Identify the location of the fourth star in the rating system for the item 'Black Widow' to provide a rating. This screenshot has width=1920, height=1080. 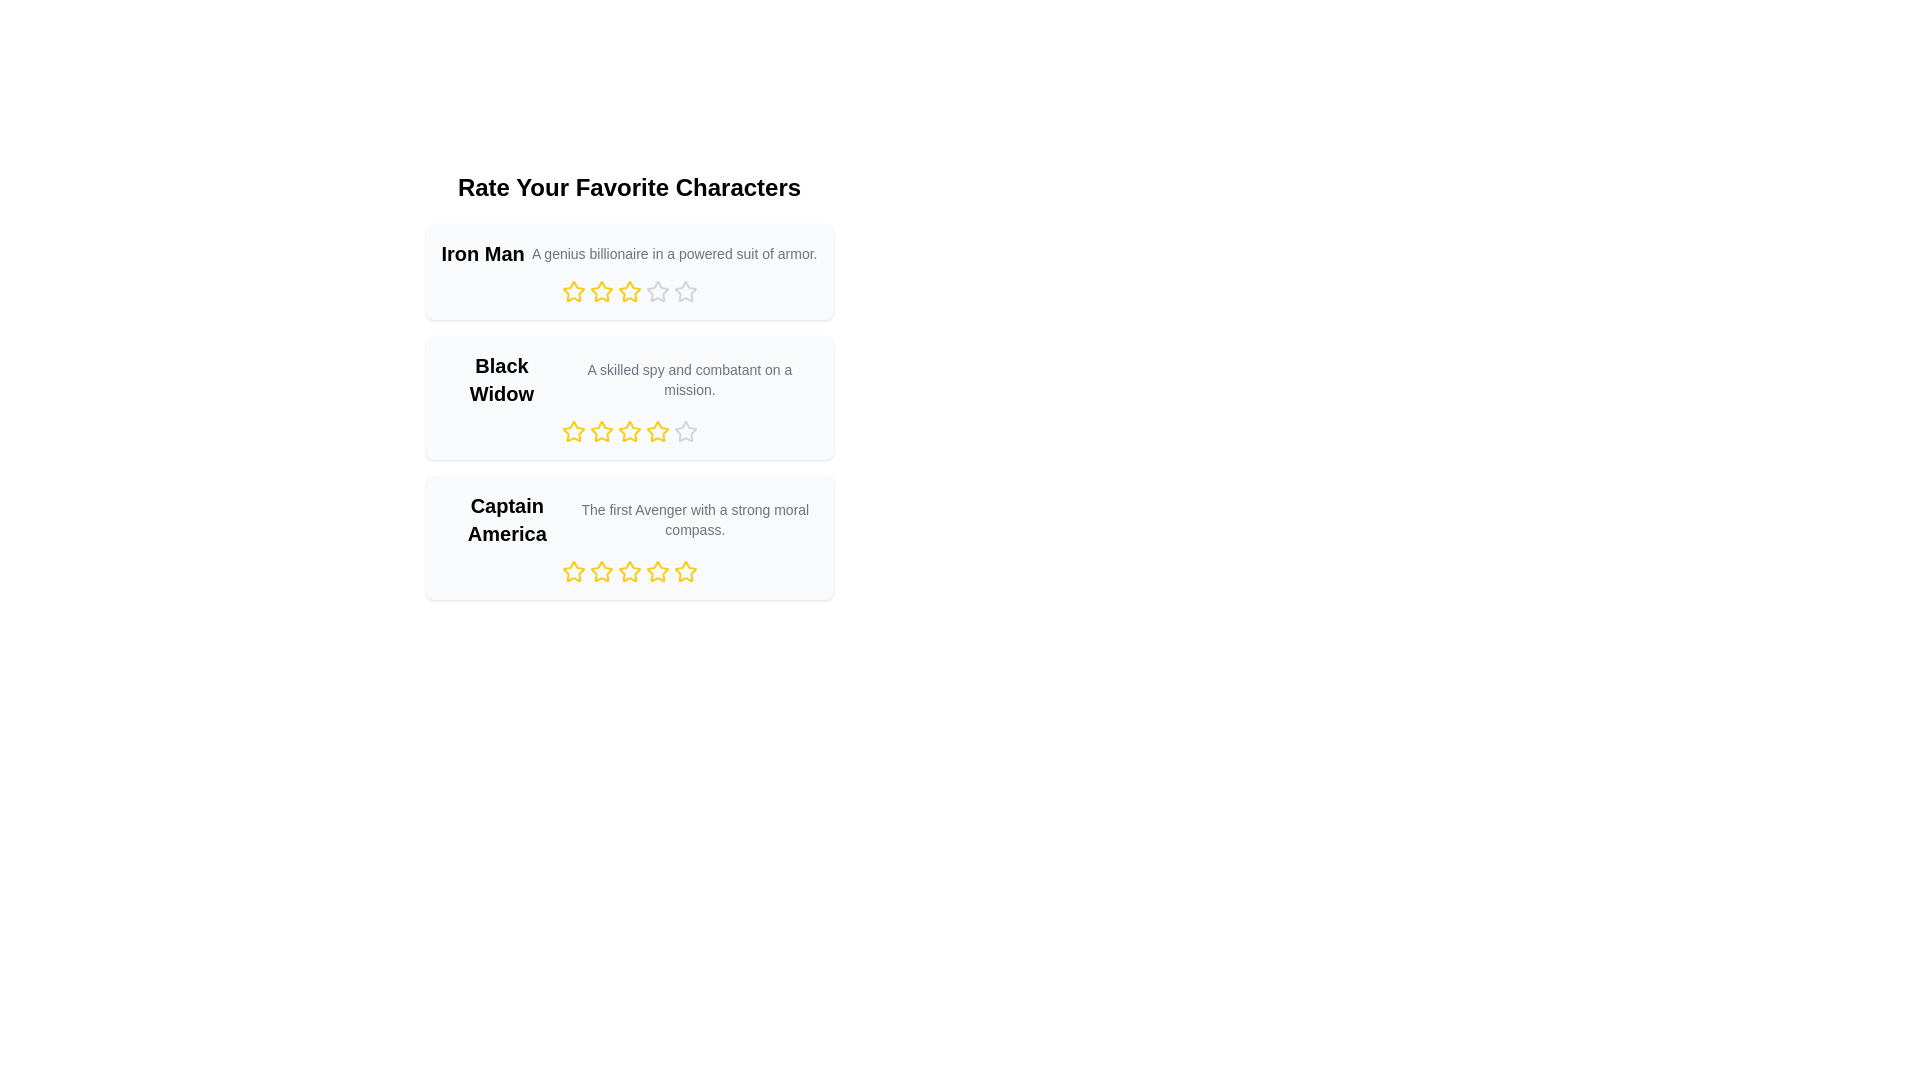
(685, 430).